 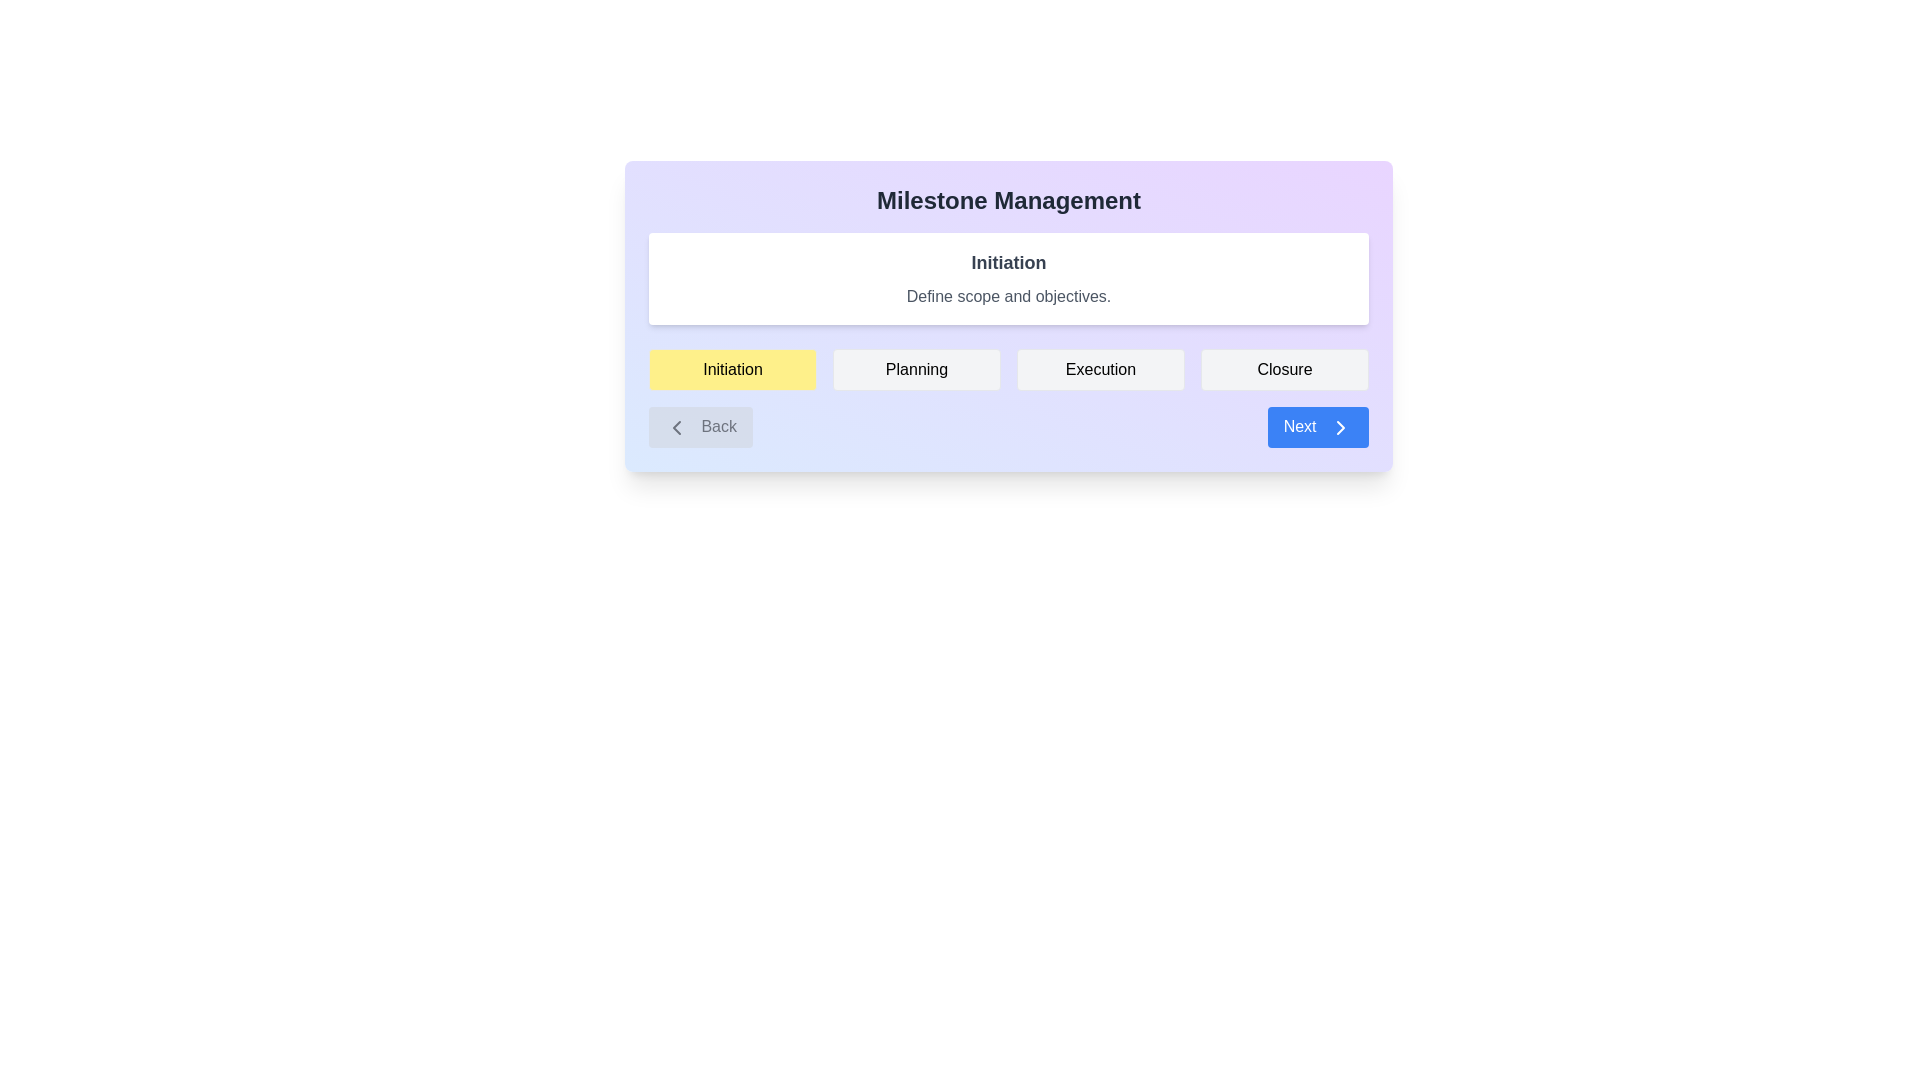 I want to click on the right-pointing arrow icon located within the 'Next' button at the bottom-right corner of the interface, so click(x=1340, y=426).